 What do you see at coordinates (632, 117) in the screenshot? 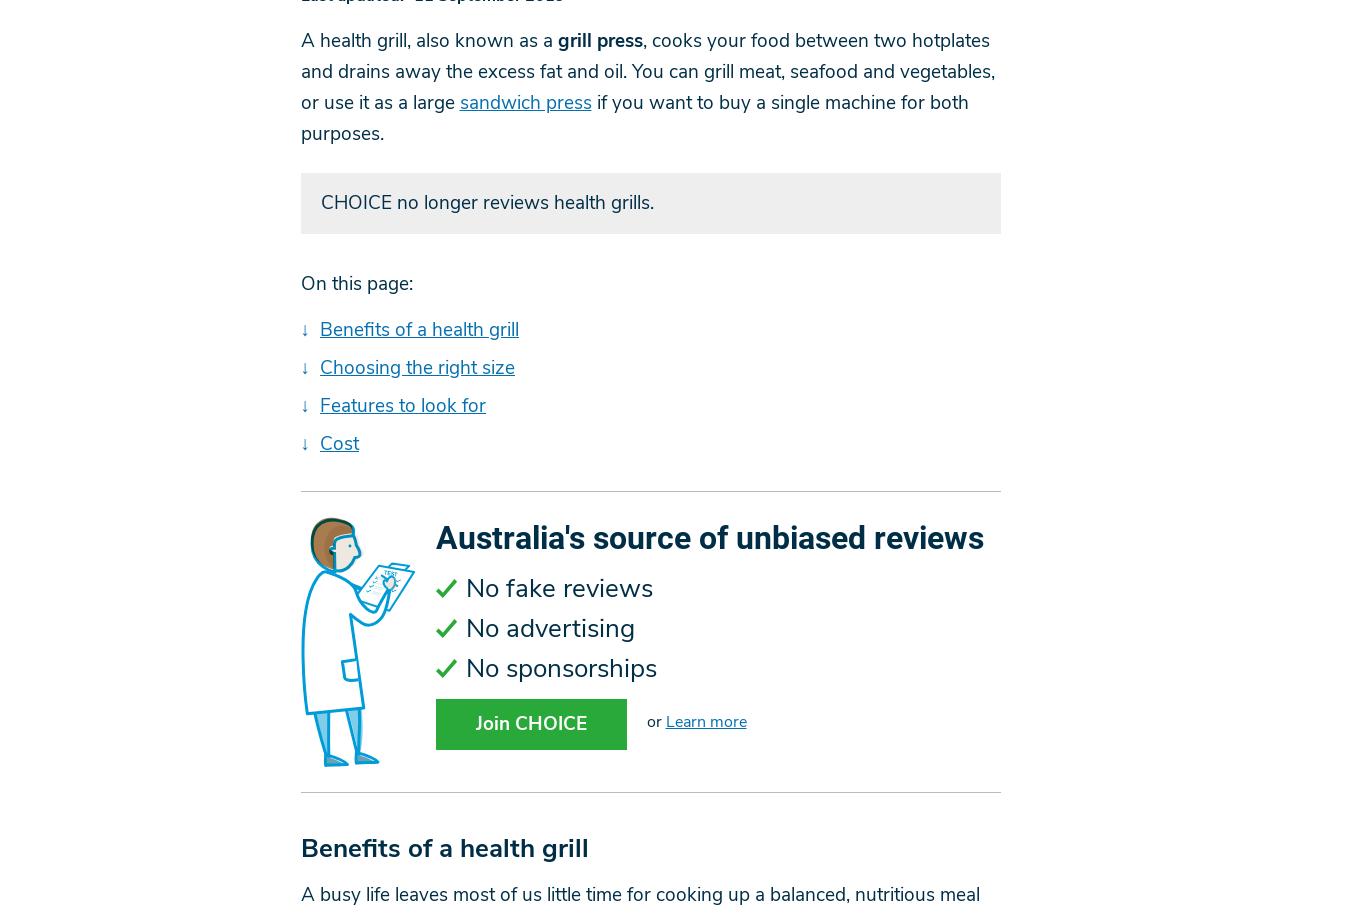
I see `'if you want to buy a single machine for both purposes.'` at bounding box center [632, 117].